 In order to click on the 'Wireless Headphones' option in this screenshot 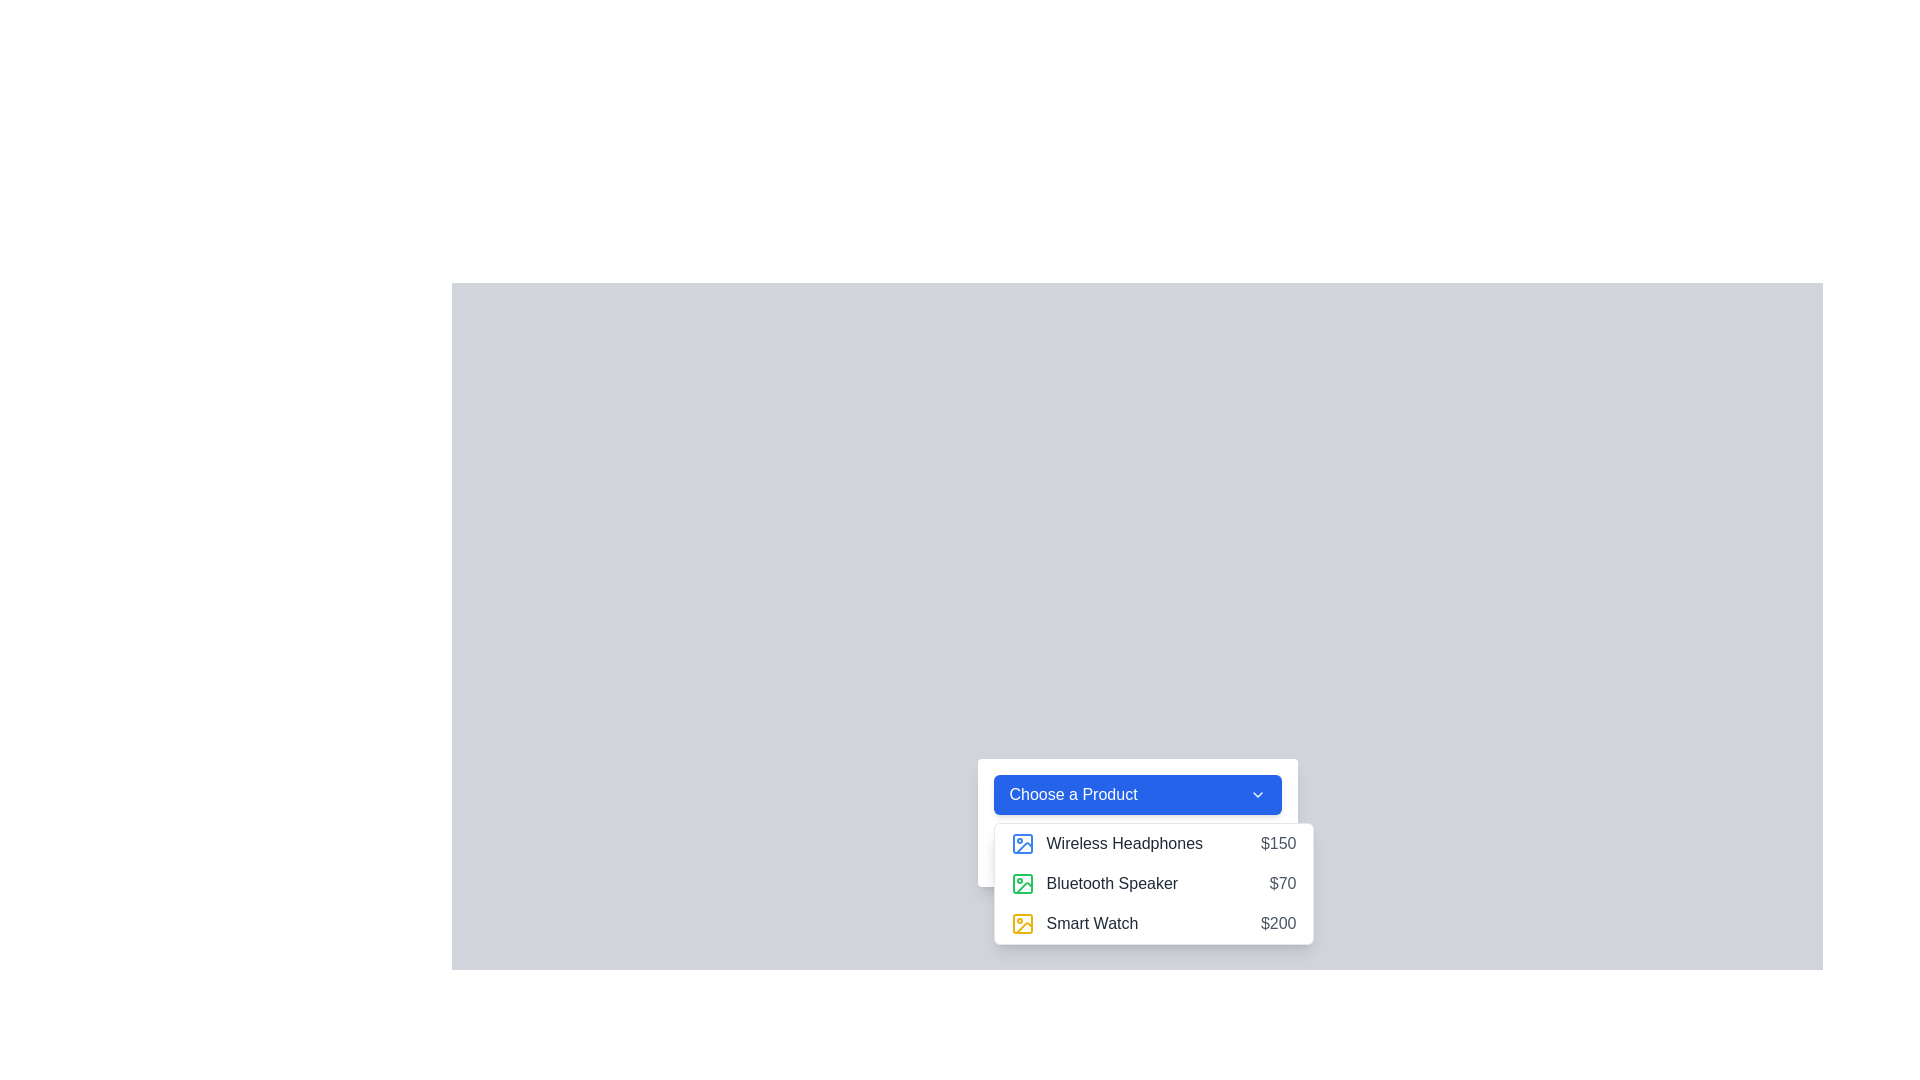, I will do `click(1137, 822)`.